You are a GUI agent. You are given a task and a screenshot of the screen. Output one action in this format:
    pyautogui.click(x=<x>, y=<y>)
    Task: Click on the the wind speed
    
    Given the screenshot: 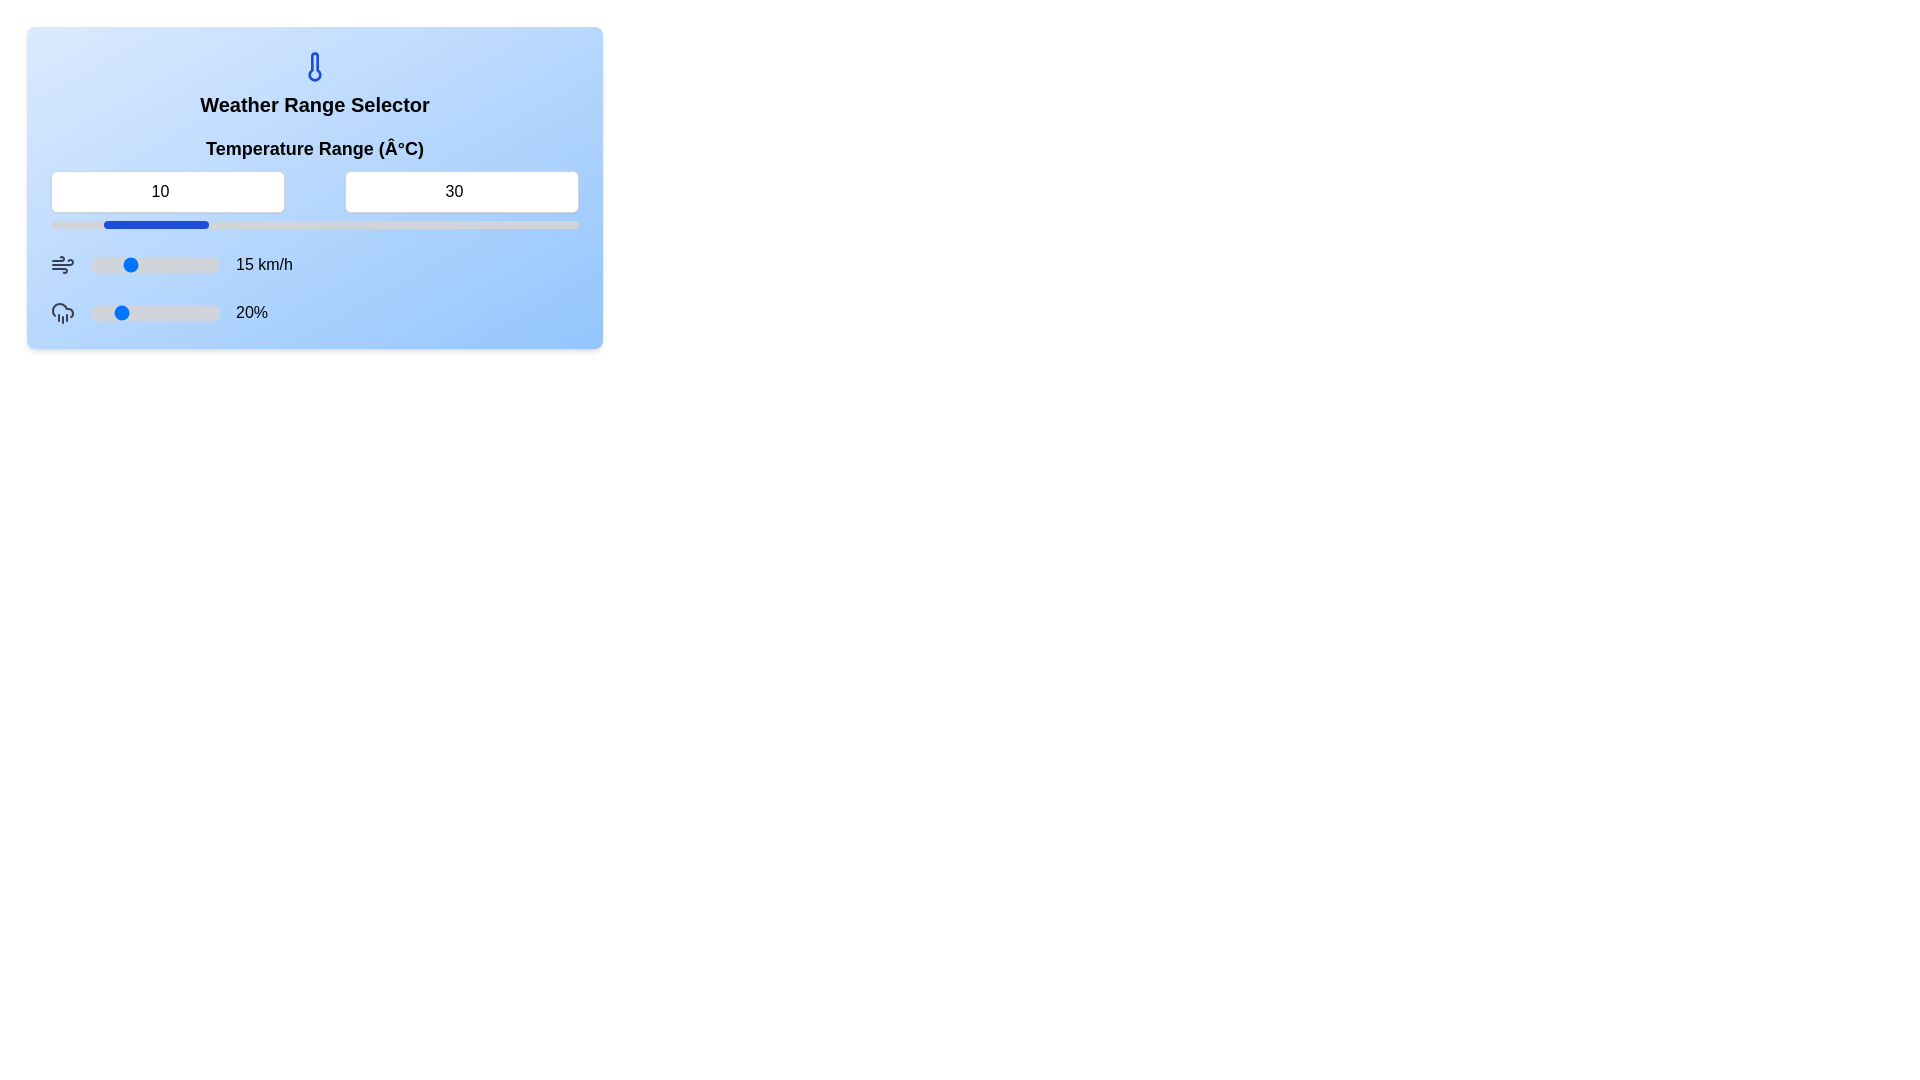 What is the action you would take?
    pyautogui.click(x=177, y=264)
    